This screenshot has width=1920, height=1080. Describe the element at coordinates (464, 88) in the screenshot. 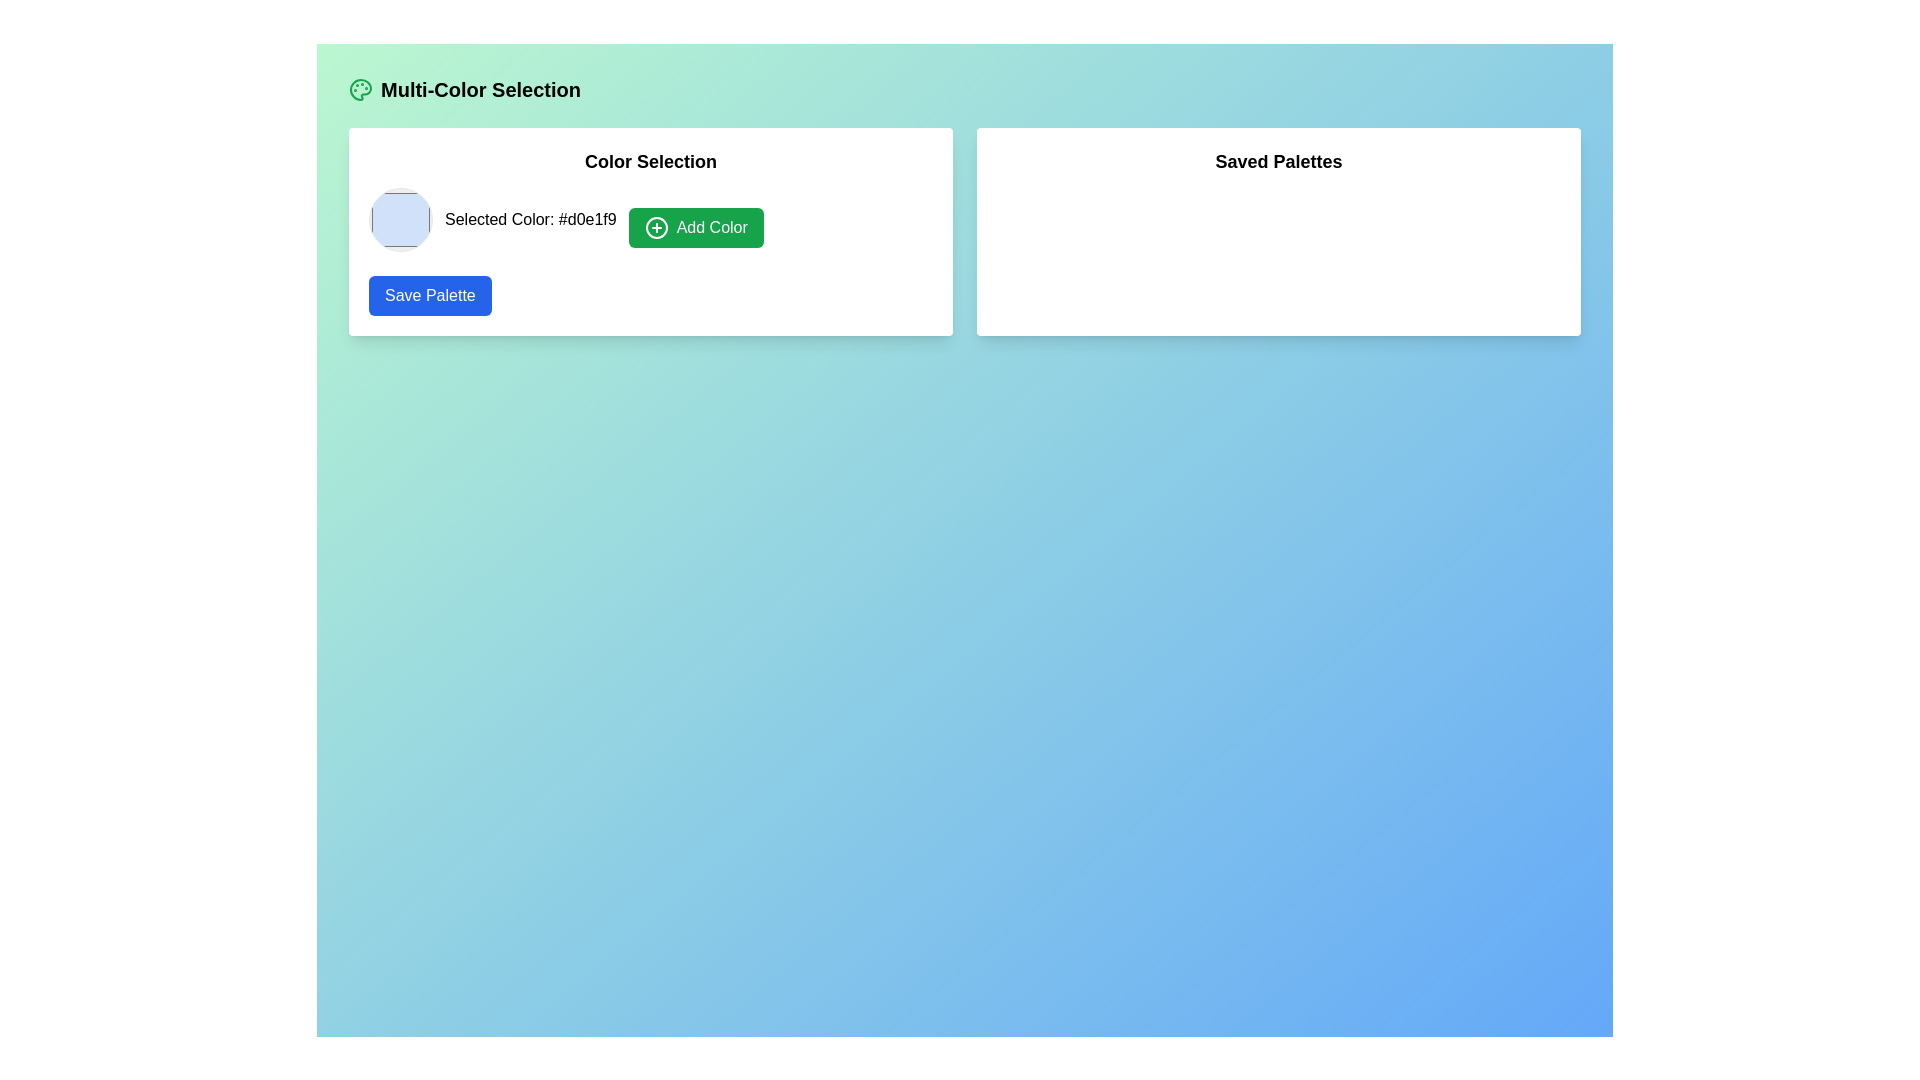

I see `the Label with an icon indicating multi-color selection functionality for accessibility` at that location.